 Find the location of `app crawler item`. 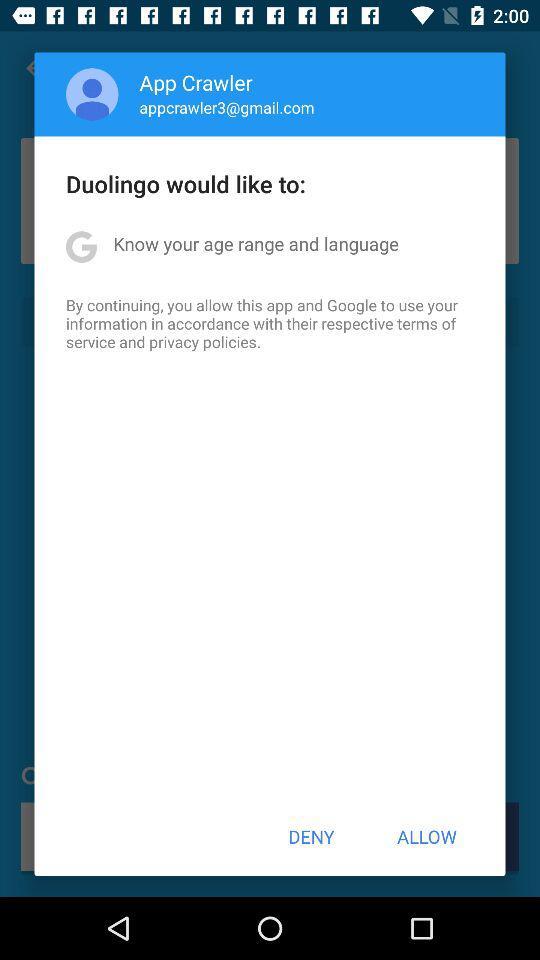

app crawler item is located at coordinates (196, 82).